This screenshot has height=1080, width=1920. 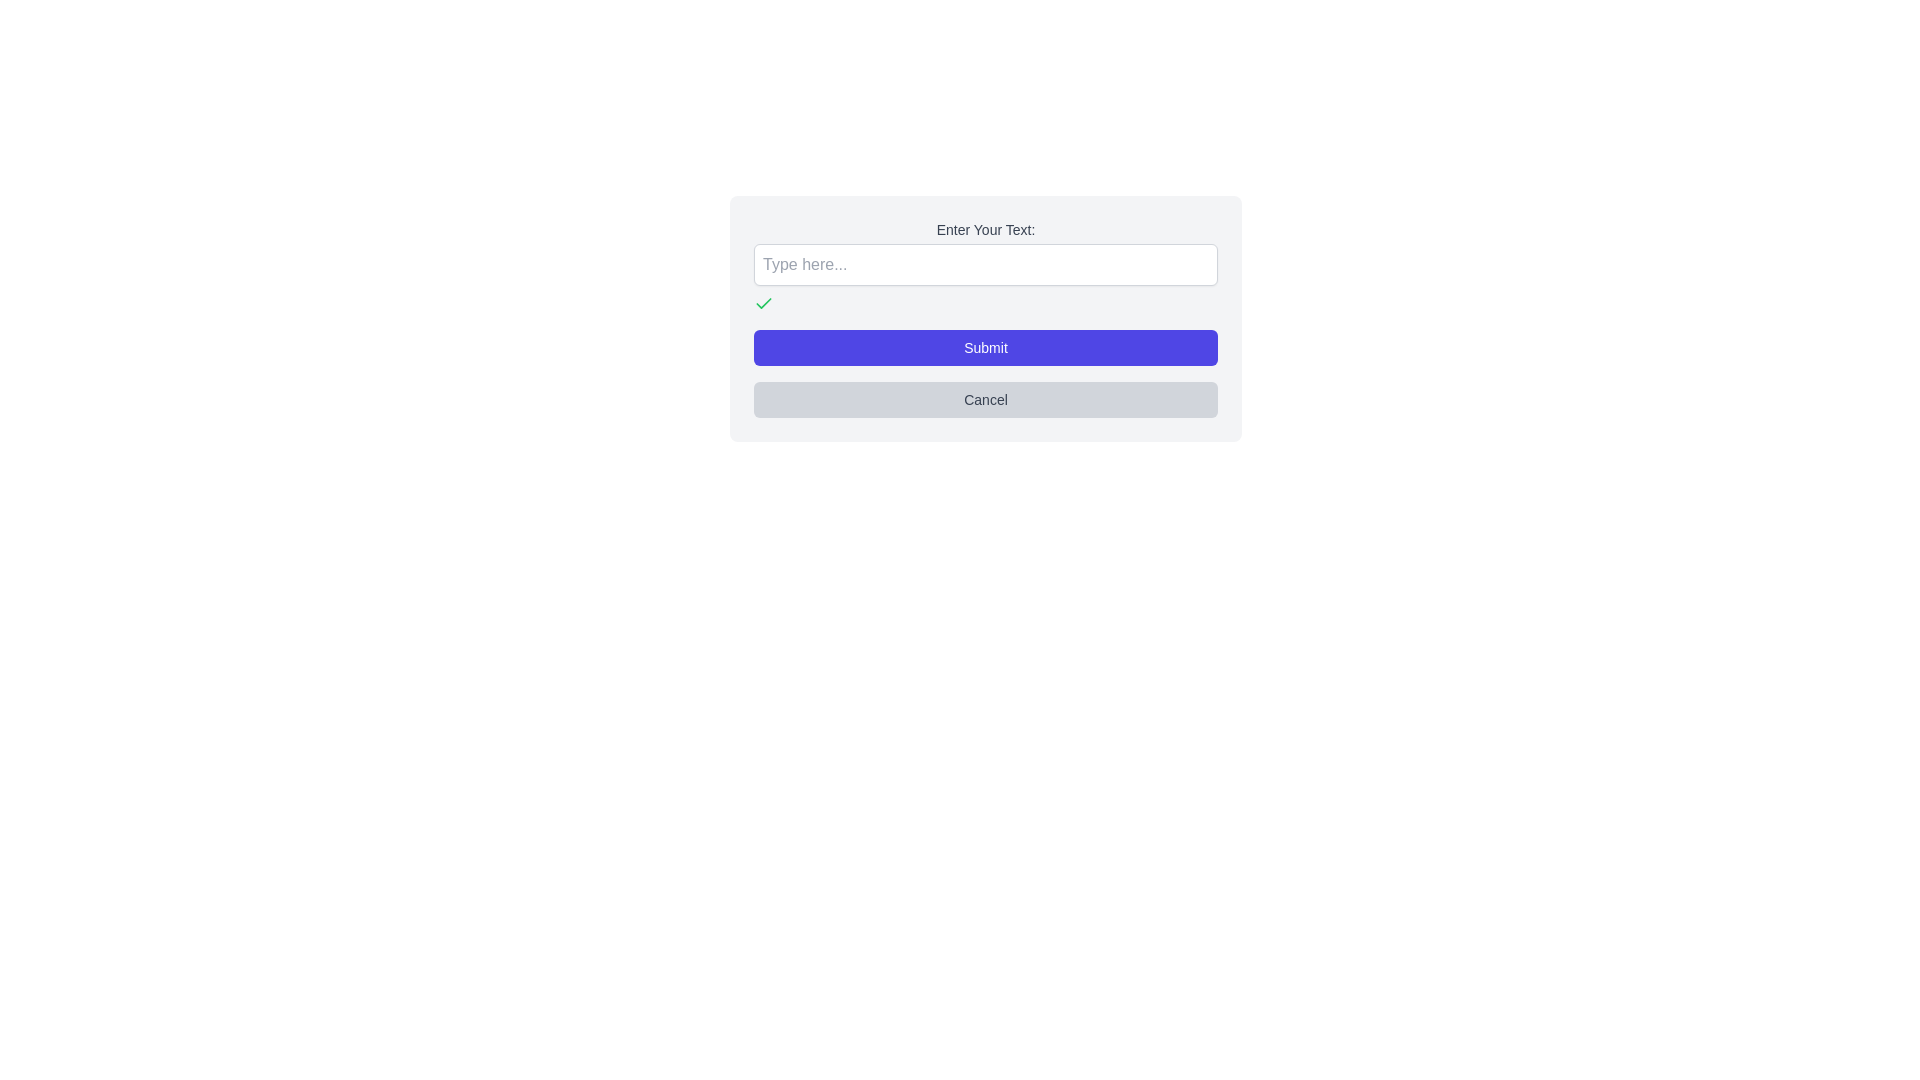 I want to click on the green checkmark icon that signifies success or confirmation, located in the top-left corner of the component group below the 'Enter Your Text:' input box, so click(x=762, y=304).